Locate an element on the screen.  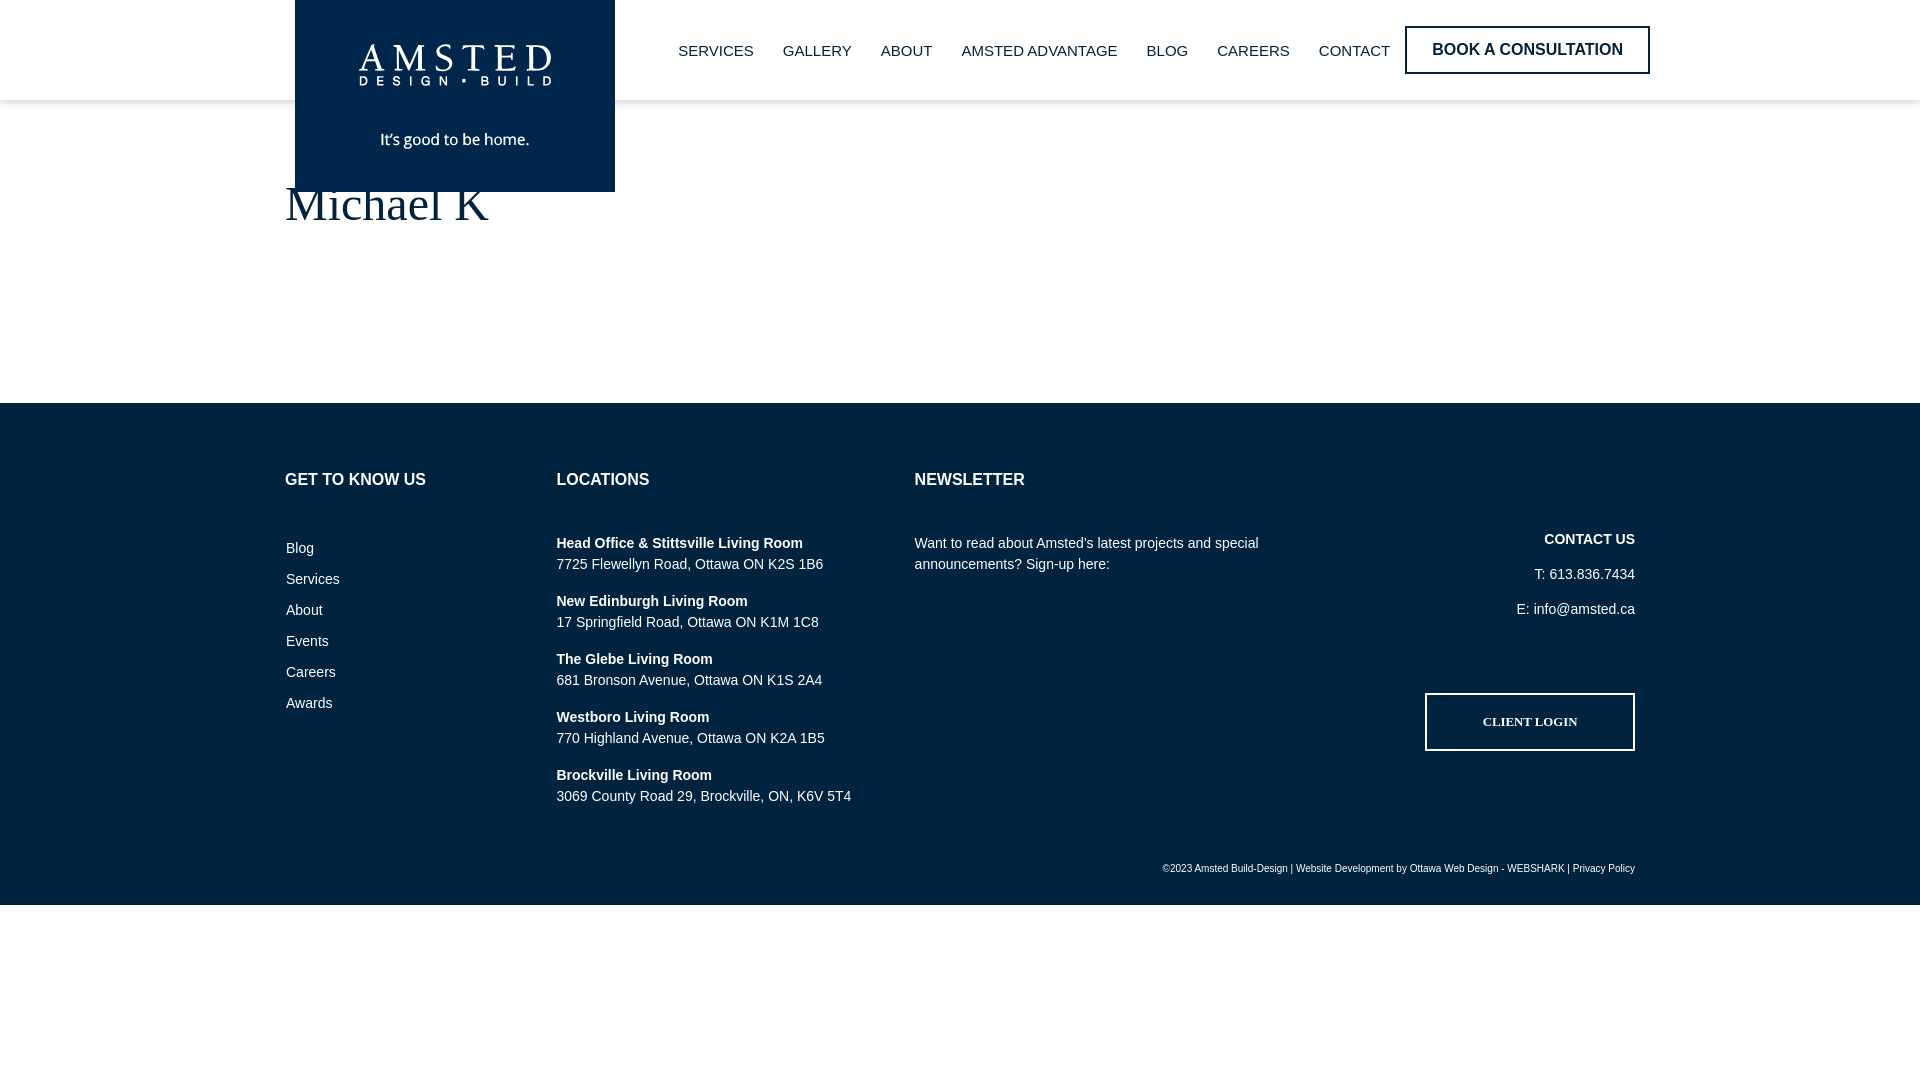
'Careers' is located at coordinates (388, 671).